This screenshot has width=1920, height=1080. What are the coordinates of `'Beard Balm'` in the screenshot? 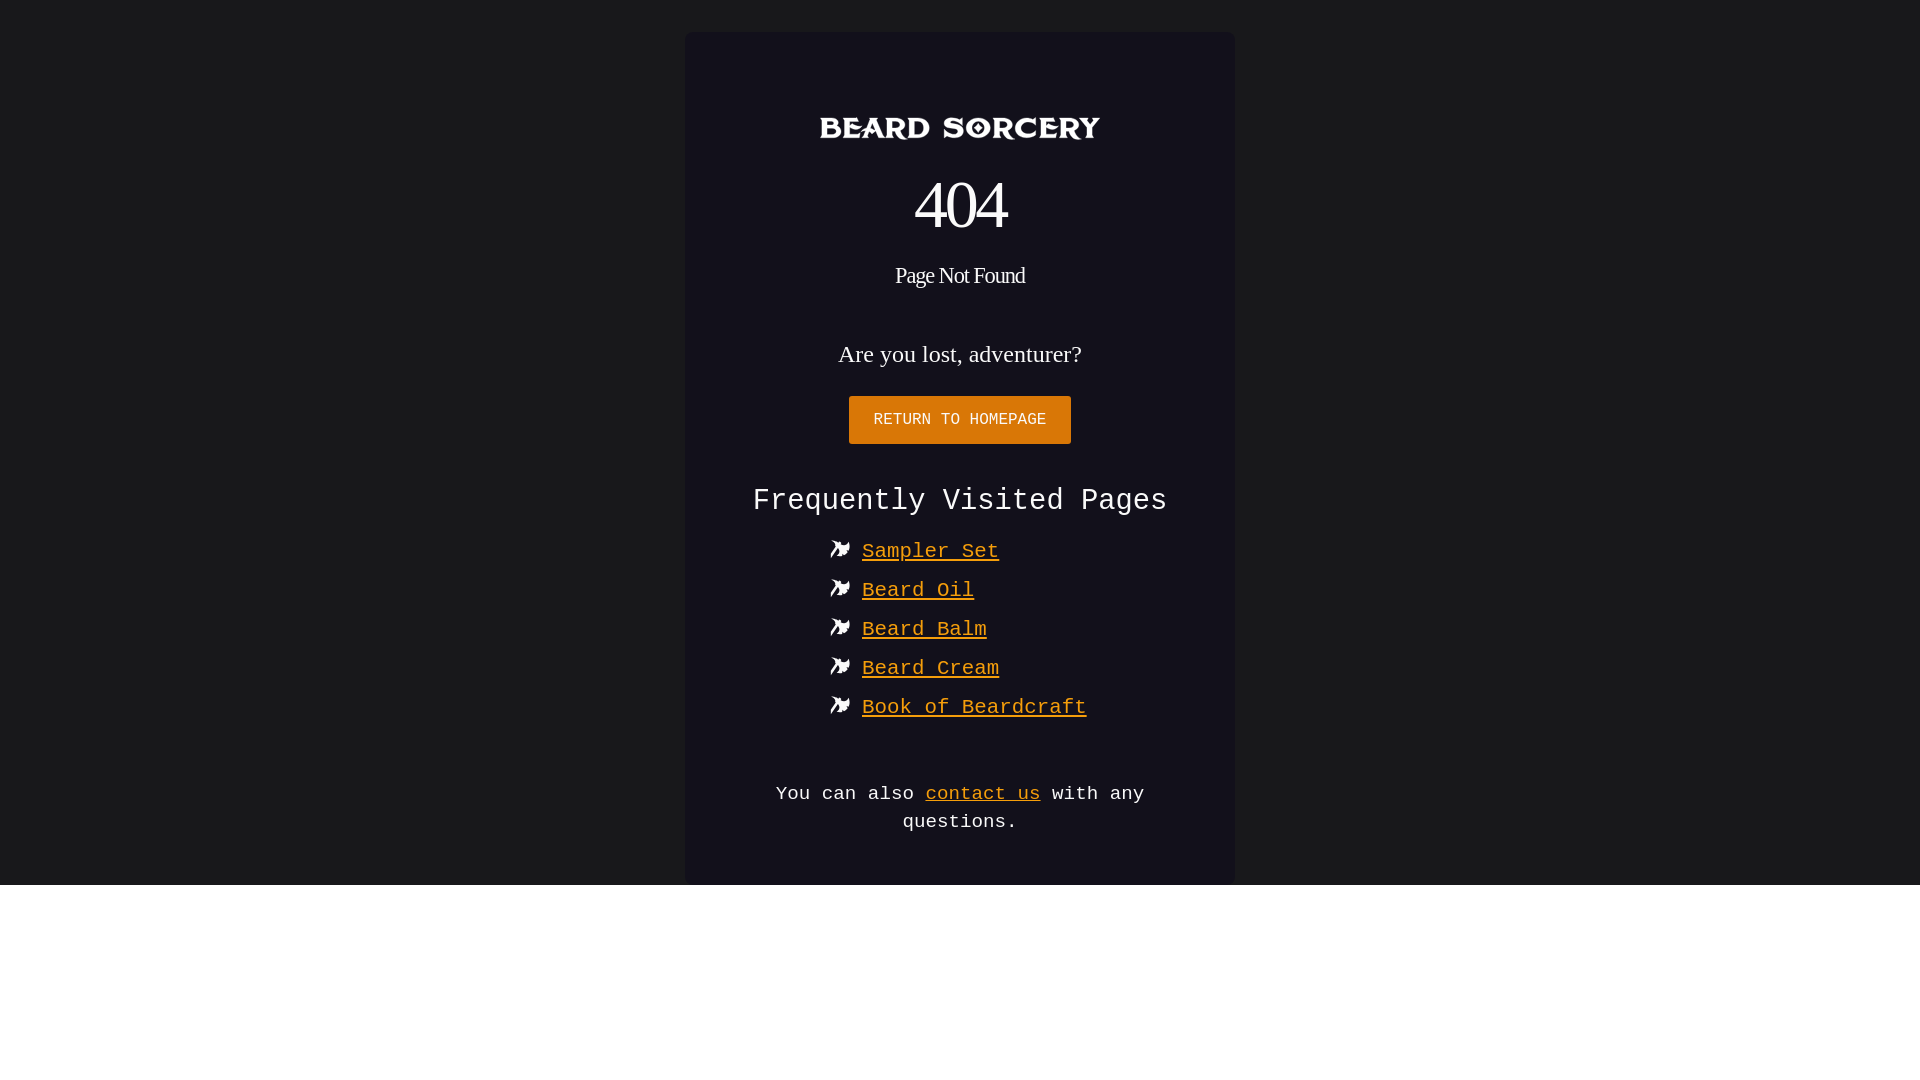 It's located at (923, 628).